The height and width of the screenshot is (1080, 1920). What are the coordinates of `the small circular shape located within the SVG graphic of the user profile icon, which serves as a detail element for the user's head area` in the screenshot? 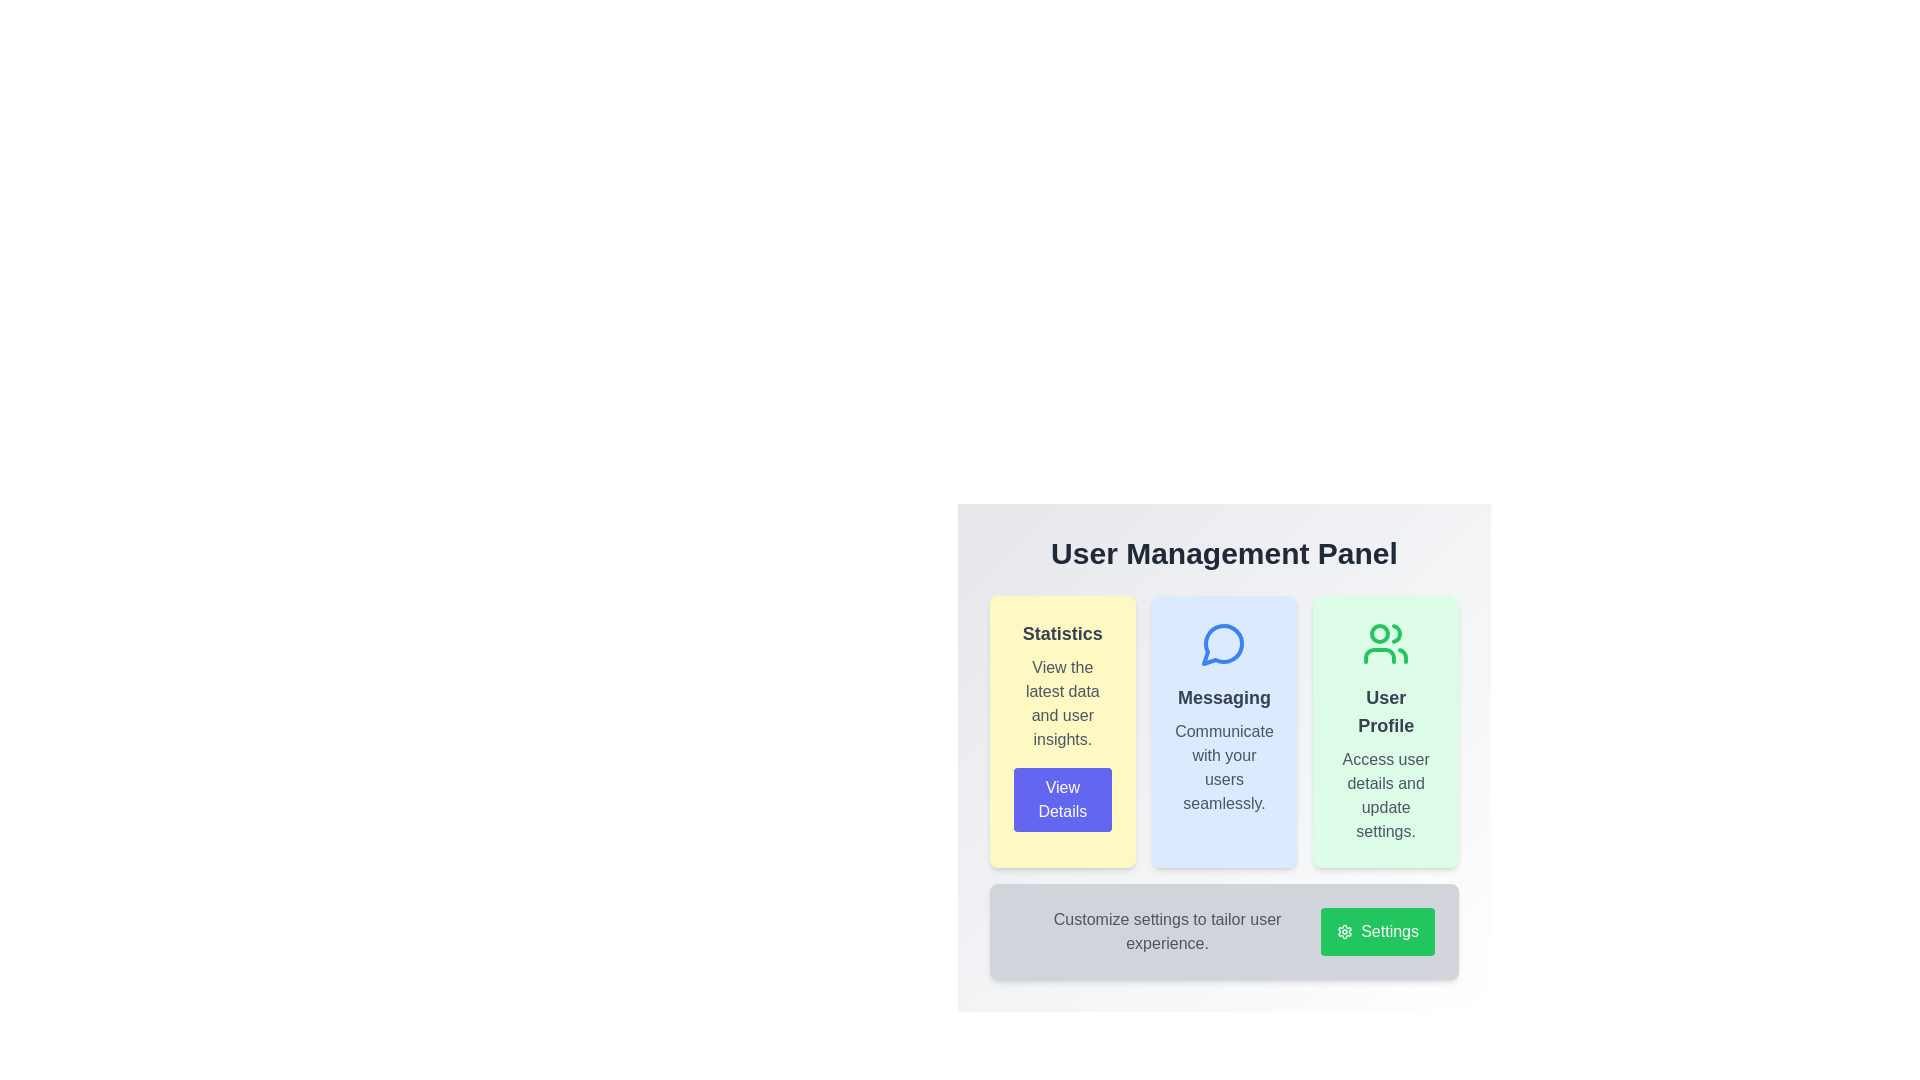 It's located at (1379, 633).